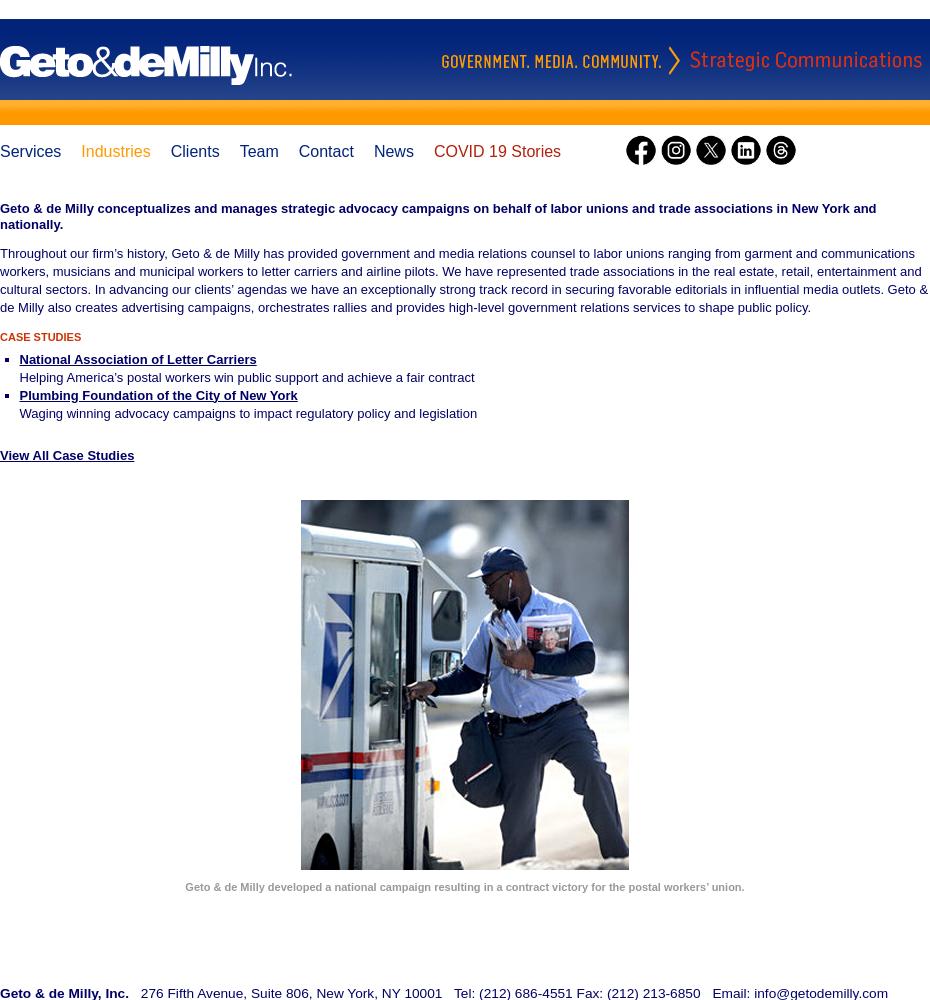  Describe the element at coordinates (39, 336) in the screenshot. I see `'CASE STUDIES'` at that location.